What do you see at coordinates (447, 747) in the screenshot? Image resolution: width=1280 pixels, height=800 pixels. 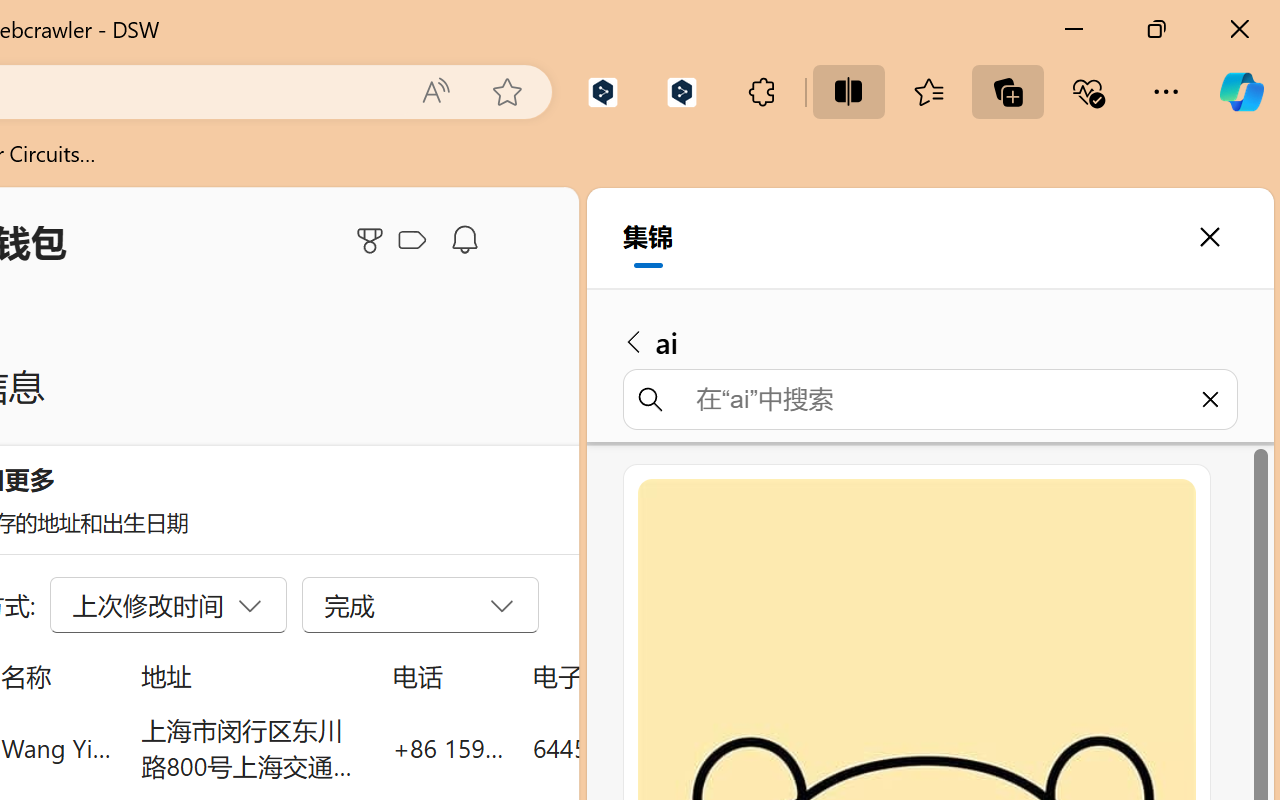 I see `'+86 159 0032 4640'` at bounding box center [447, 747].